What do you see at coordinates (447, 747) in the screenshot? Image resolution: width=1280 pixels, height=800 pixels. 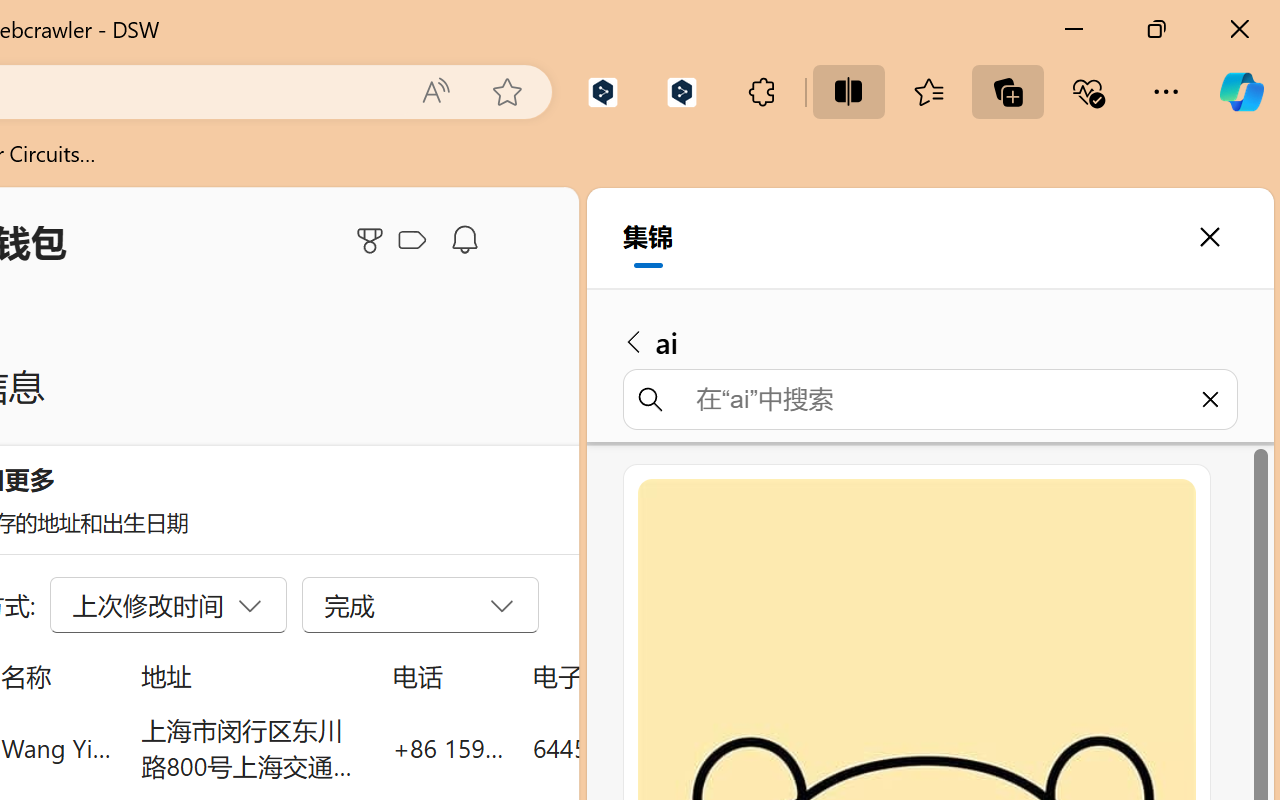 I see `'+86 159 0032 4640'` at bounding box center [447, 747].